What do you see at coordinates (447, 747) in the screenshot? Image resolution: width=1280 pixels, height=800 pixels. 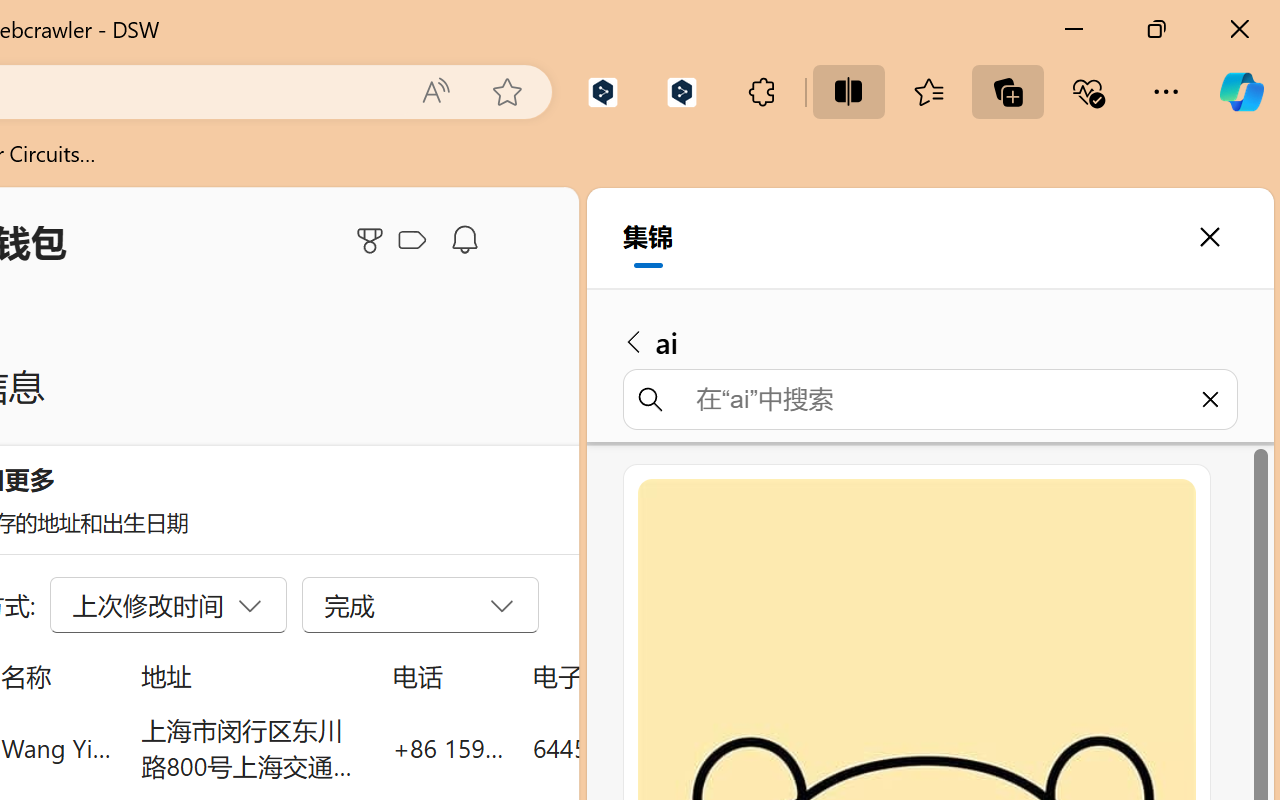 I see `'+86 159 0032 4640'` at bounding box center [447, 747].